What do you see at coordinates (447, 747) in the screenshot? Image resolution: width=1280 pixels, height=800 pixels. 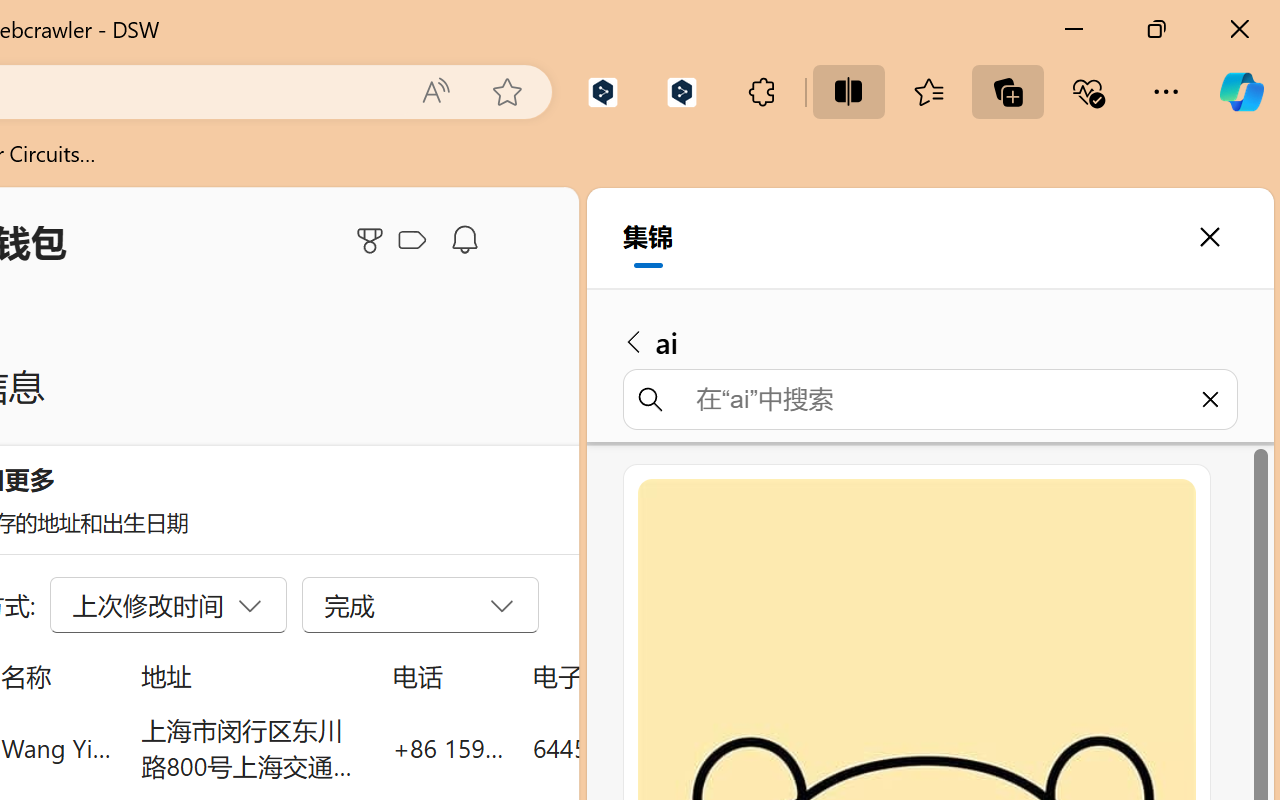 I see `'+86 159 0032 4640'` at bounding box center [447, 747].